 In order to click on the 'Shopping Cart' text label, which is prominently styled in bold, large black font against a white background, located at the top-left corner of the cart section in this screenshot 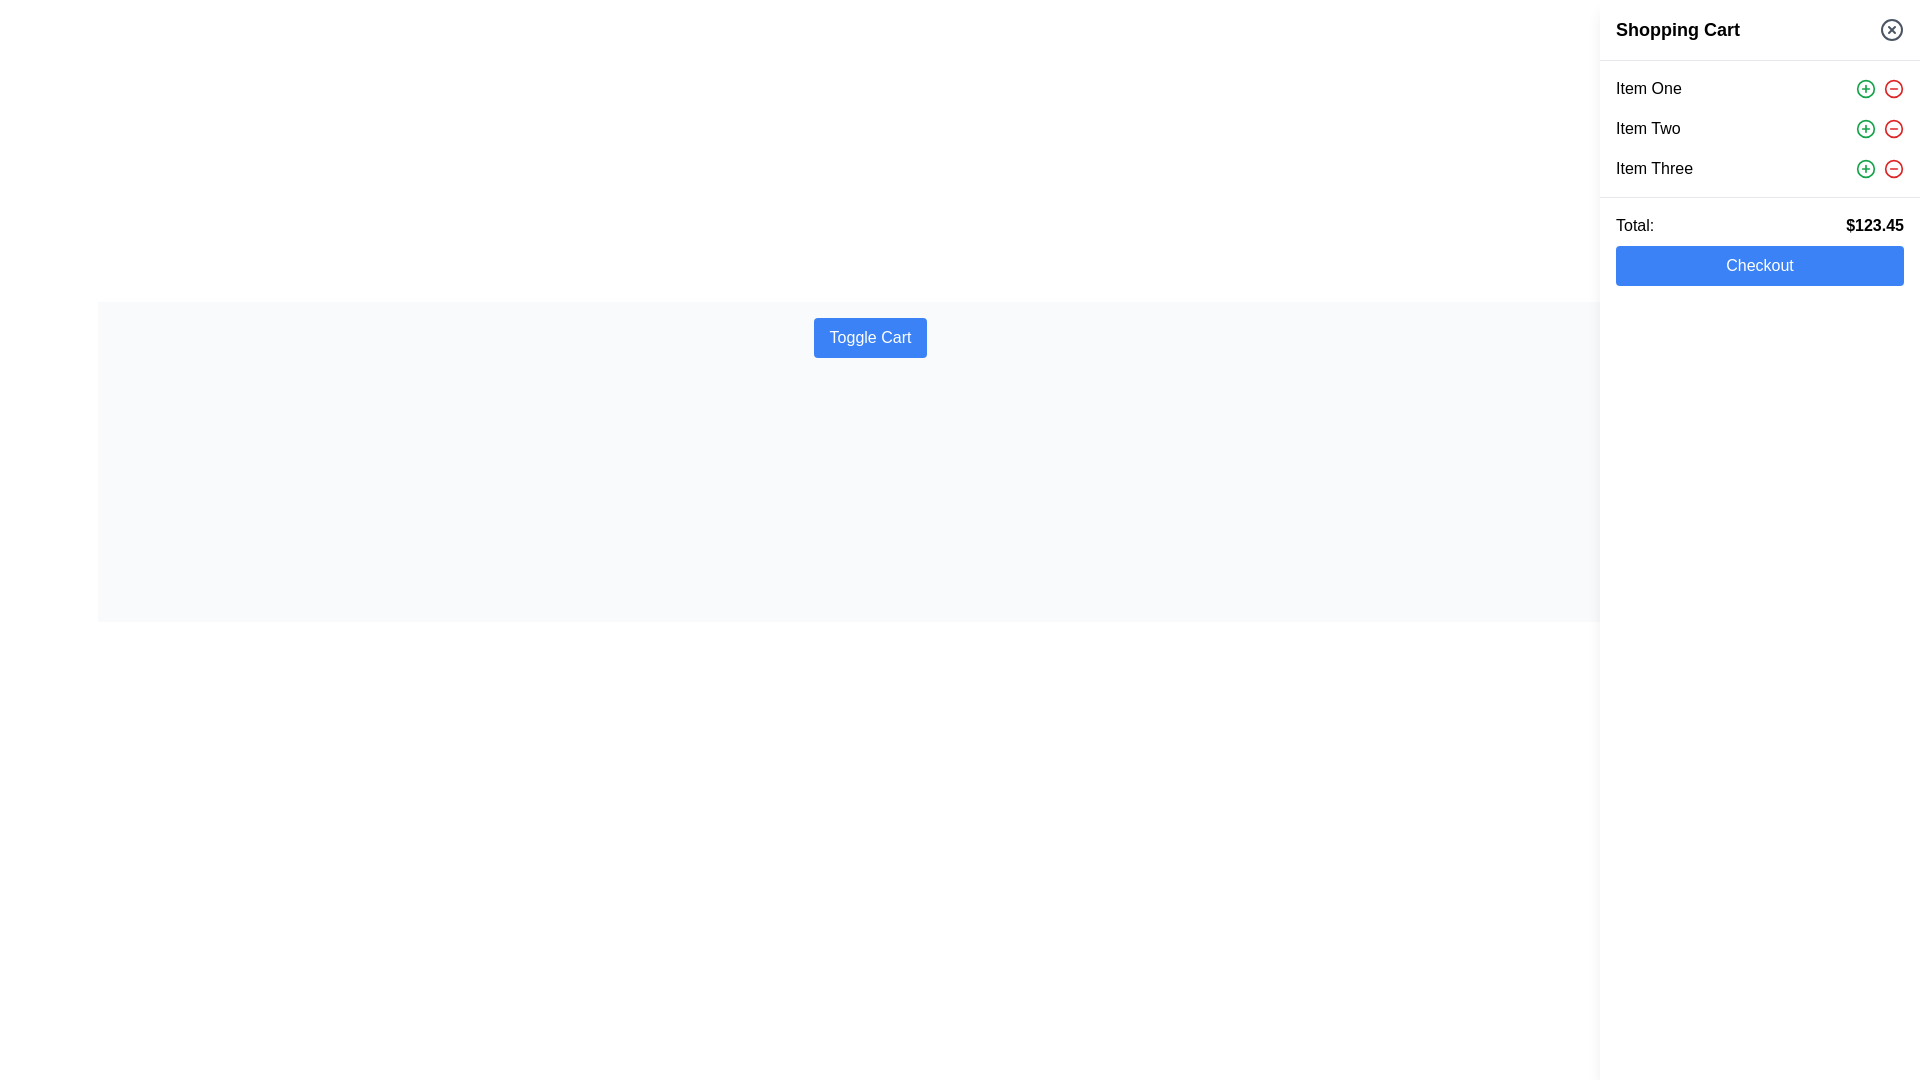, I will do `click(1678, 30)`.